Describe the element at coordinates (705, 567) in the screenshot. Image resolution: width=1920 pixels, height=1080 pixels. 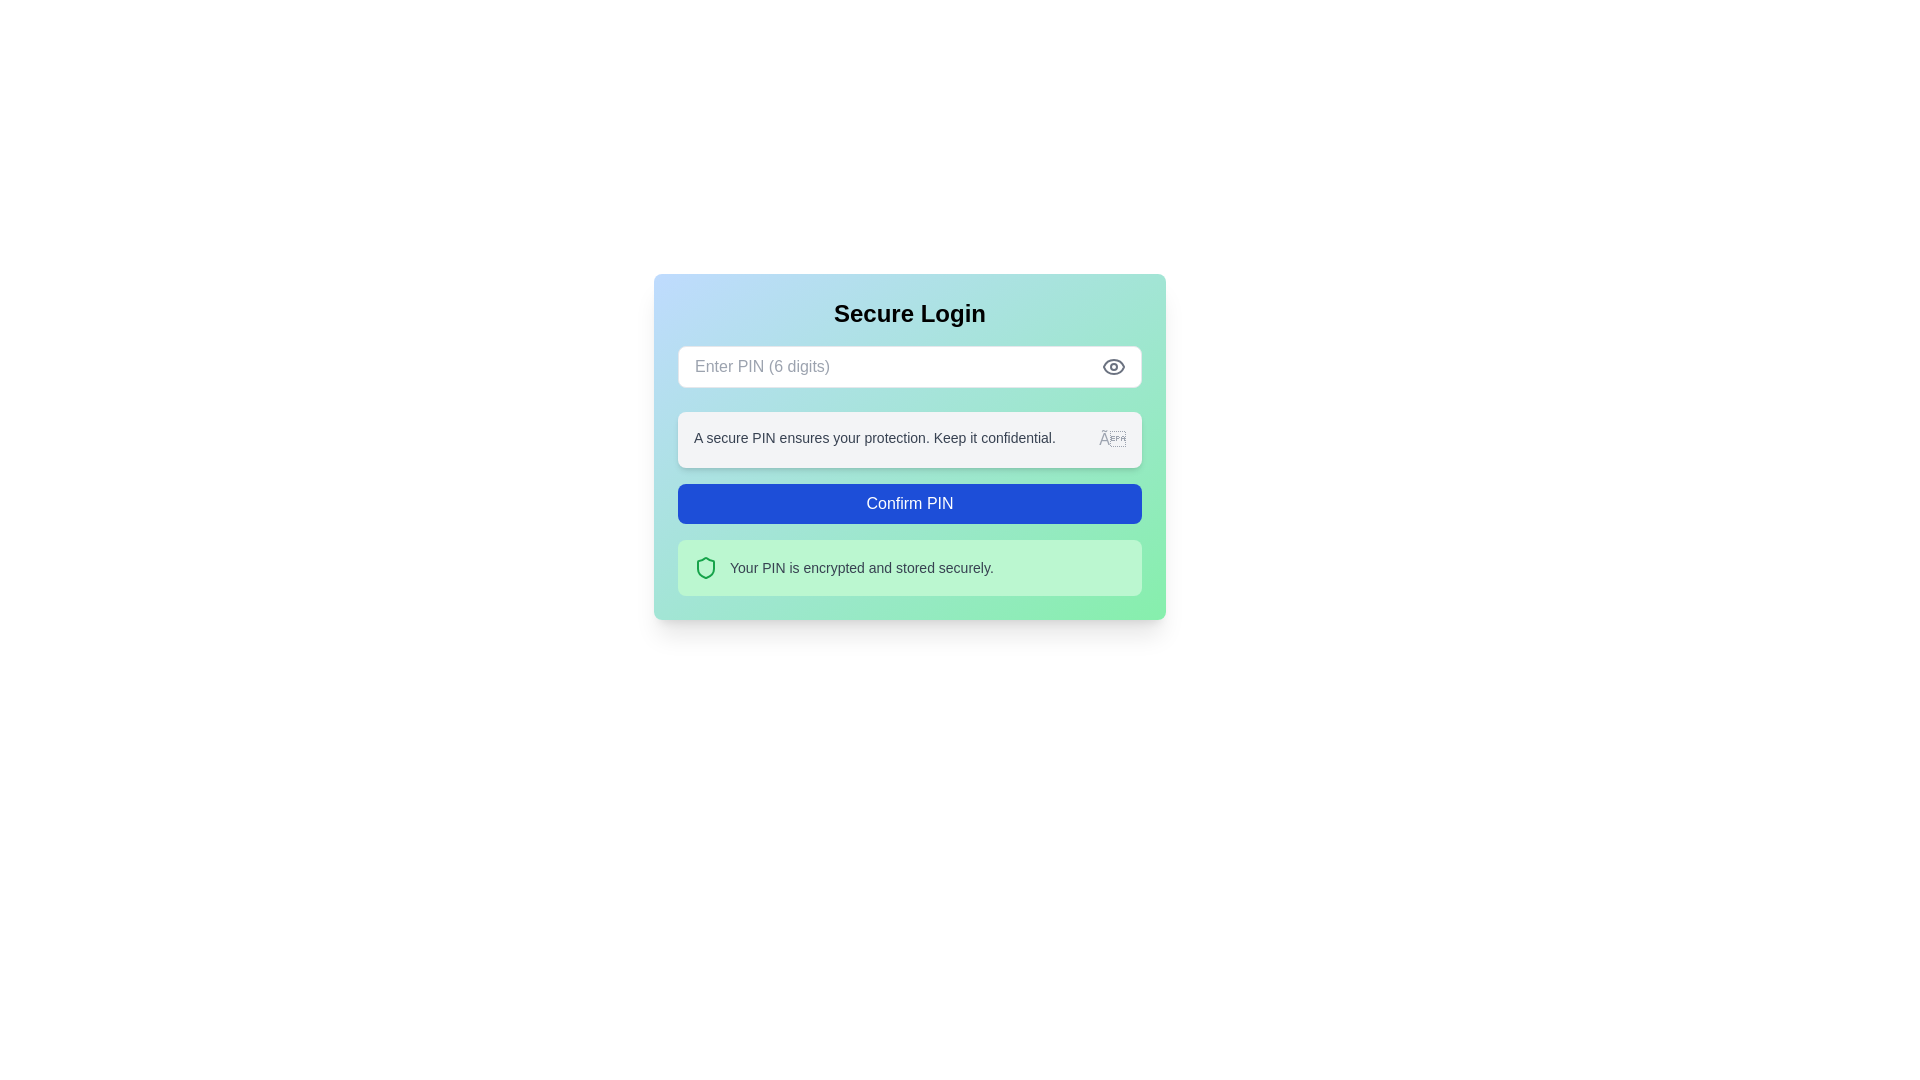
I see `the shield icon symbolizing security, located to the left of the text 'Your PIN is encrypted and stored securely.'` at that location.